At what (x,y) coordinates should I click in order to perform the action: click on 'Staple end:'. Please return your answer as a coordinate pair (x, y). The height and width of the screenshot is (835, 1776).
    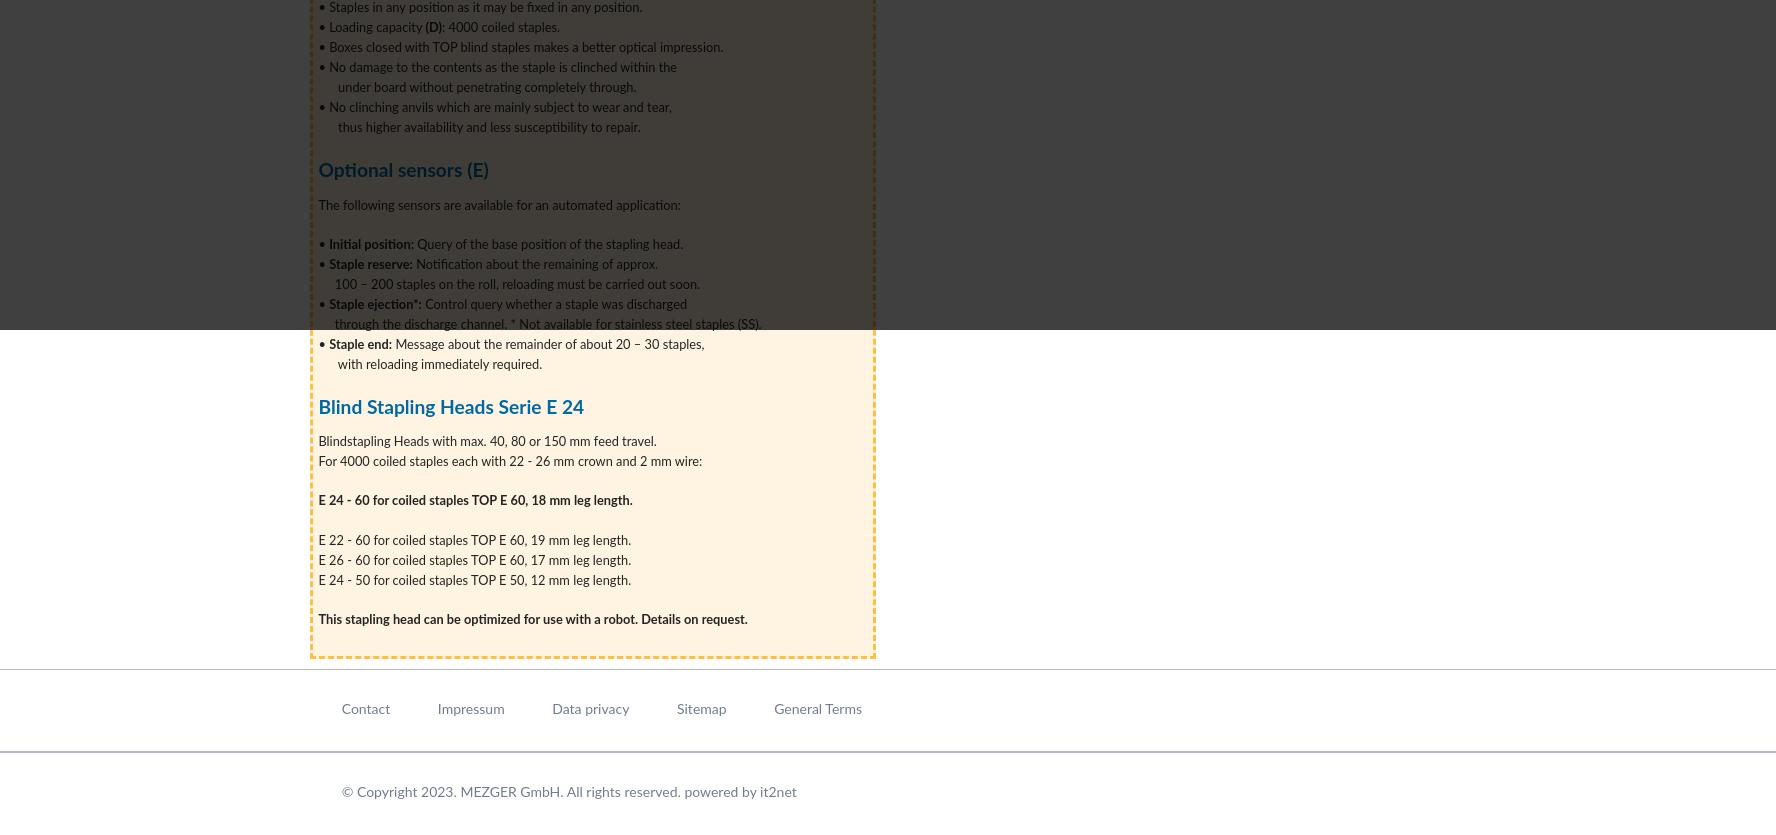
    Looking at the image, I should click on (359, 344).